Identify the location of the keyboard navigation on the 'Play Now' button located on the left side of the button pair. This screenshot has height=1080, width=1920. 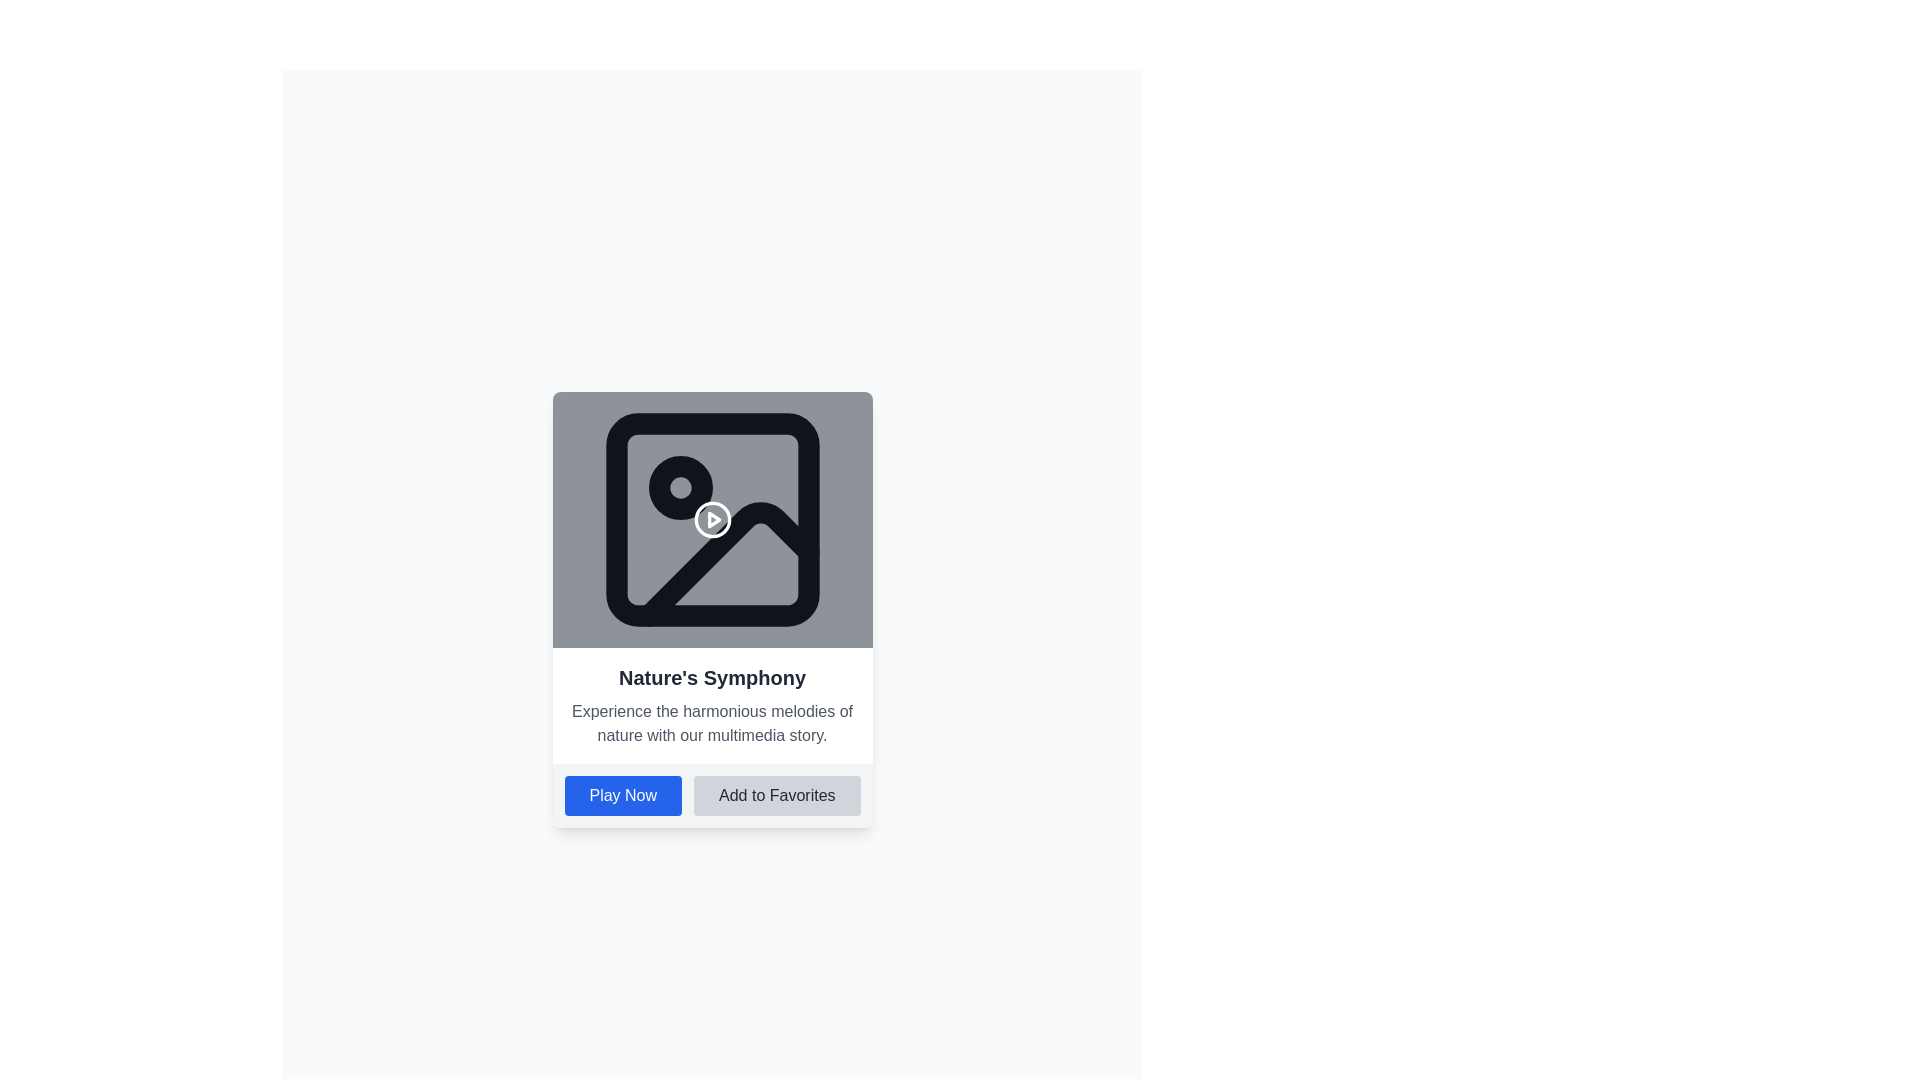
(622, 794).